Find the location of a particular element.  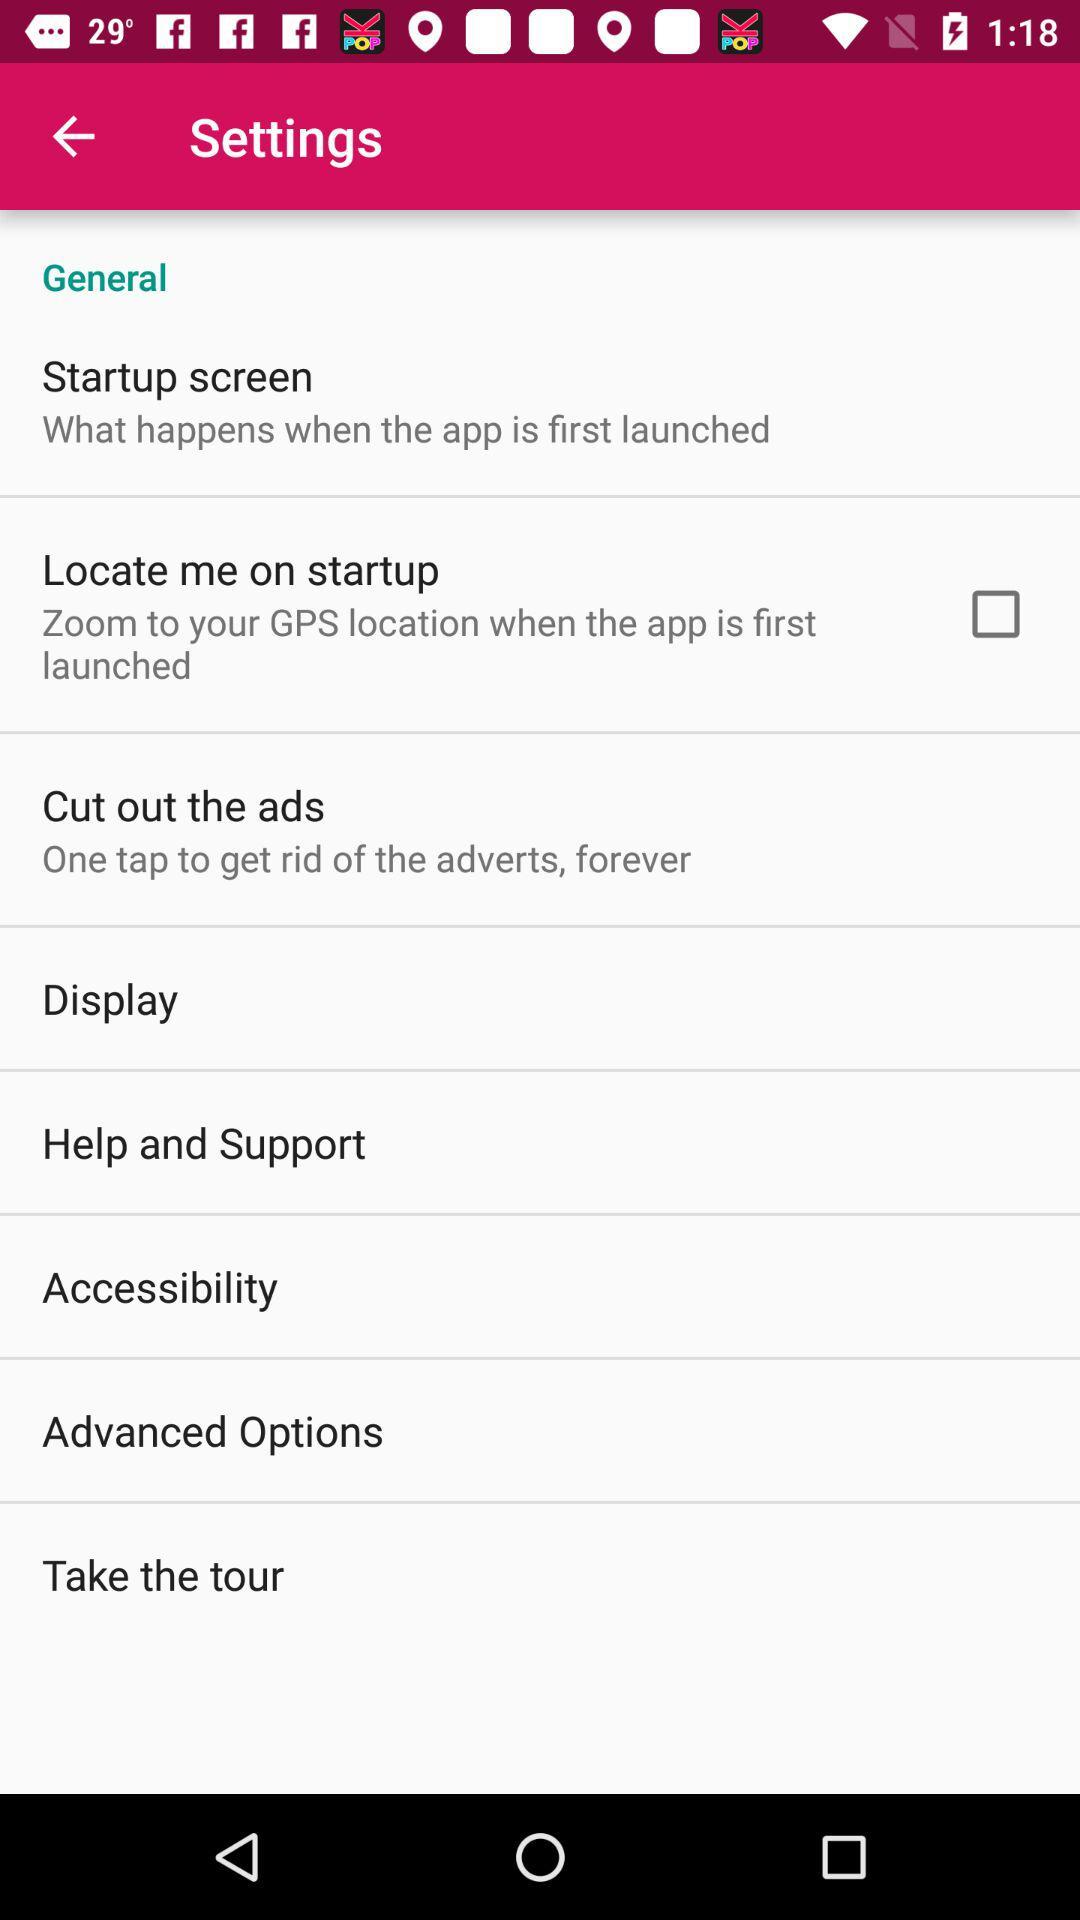

the zoom to your is located at coordinates (477, 643).